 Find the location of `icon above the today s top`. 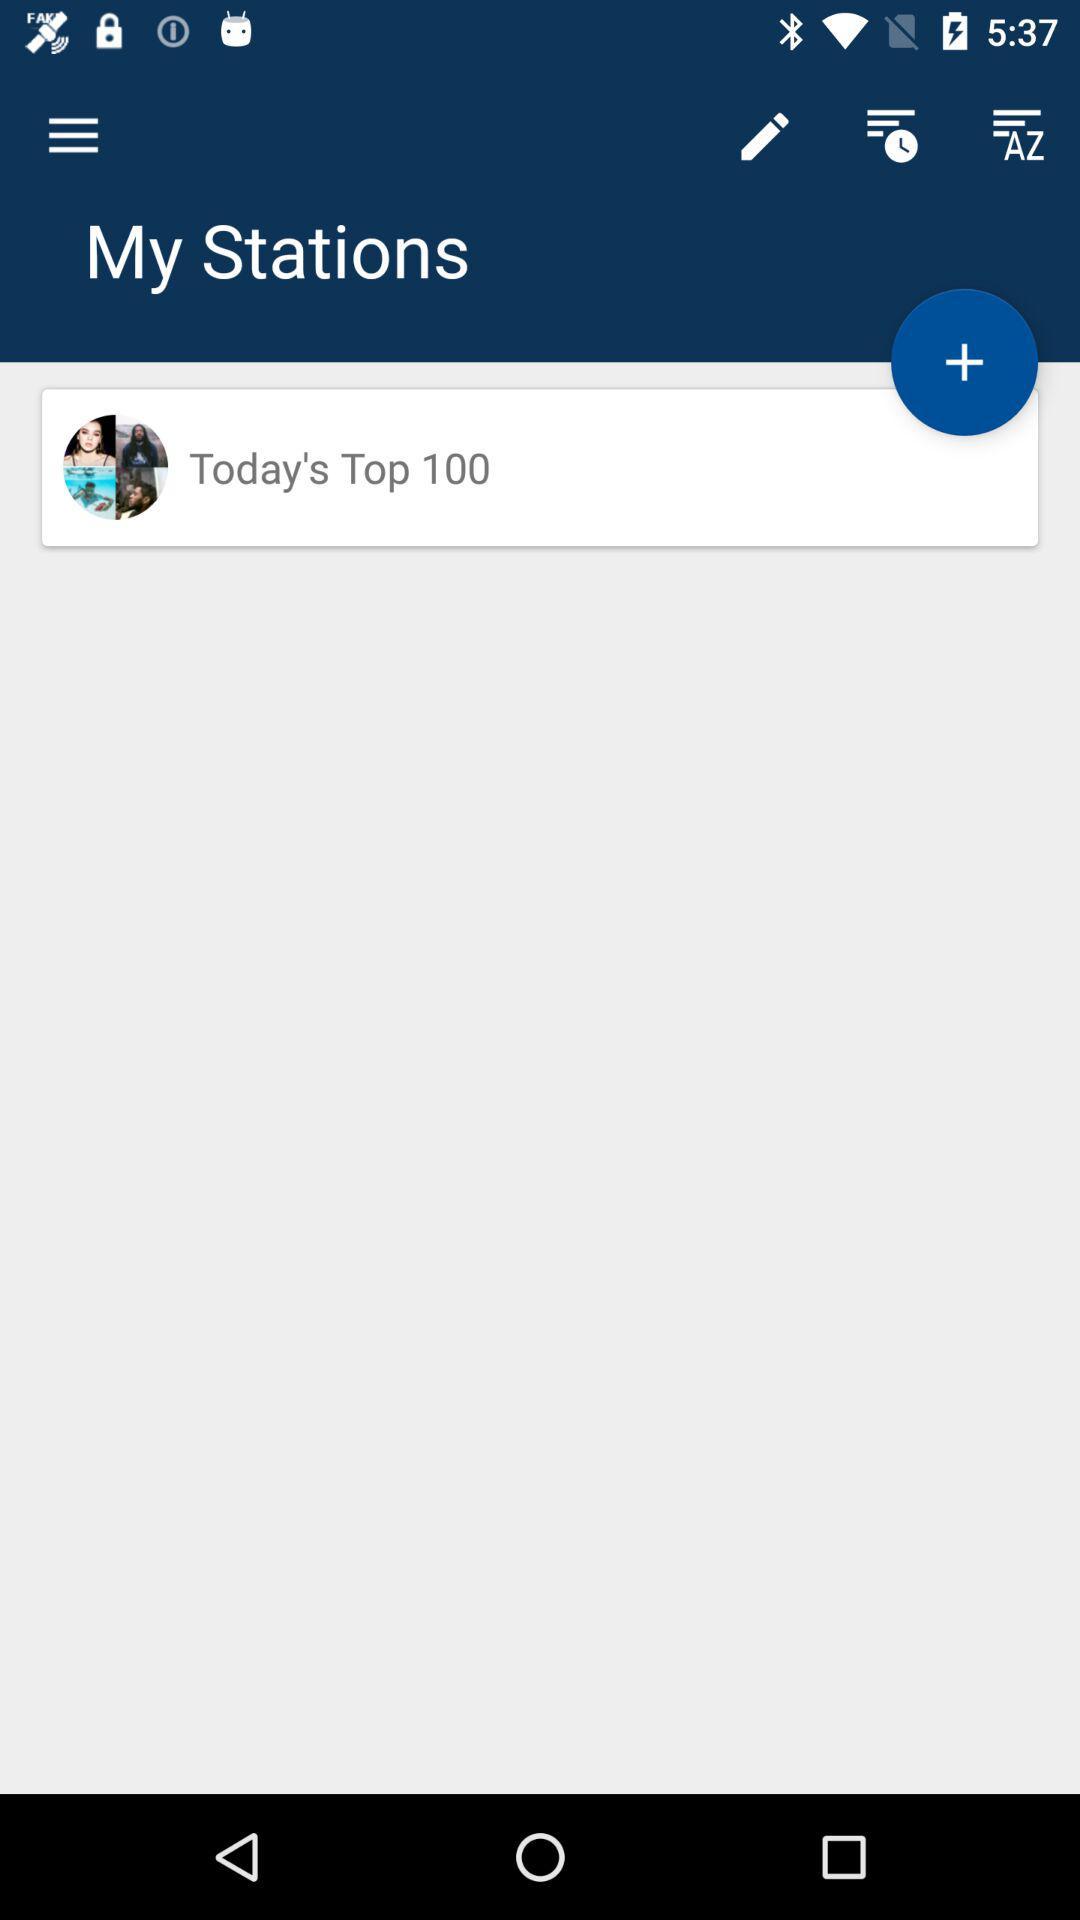

icon above the today s top is located at coordinates (764, 135).